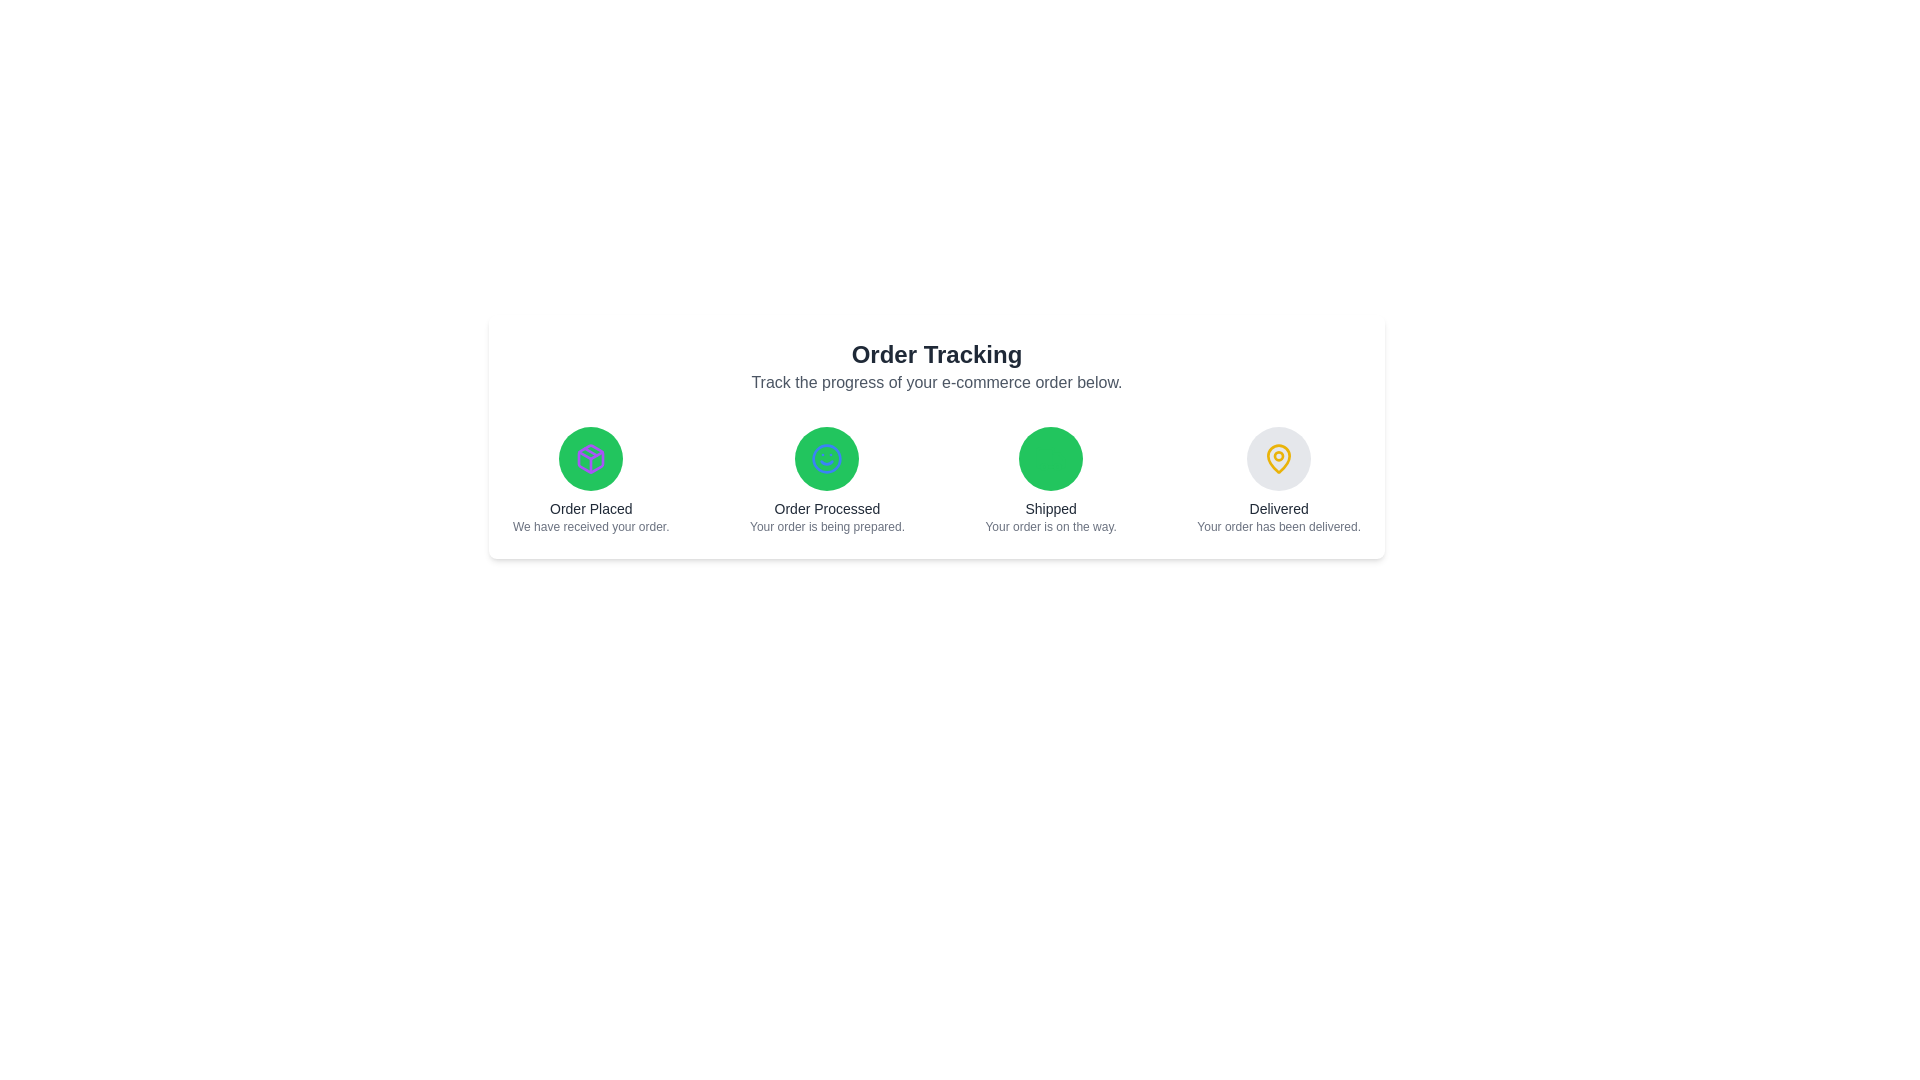 Image resolution: width=1920 pixels, height=1080 pixels. I want to click on the static text label indicating 'Order Processed' in the order tracking interface, positioned below the green circular icon, so click(827, 508).